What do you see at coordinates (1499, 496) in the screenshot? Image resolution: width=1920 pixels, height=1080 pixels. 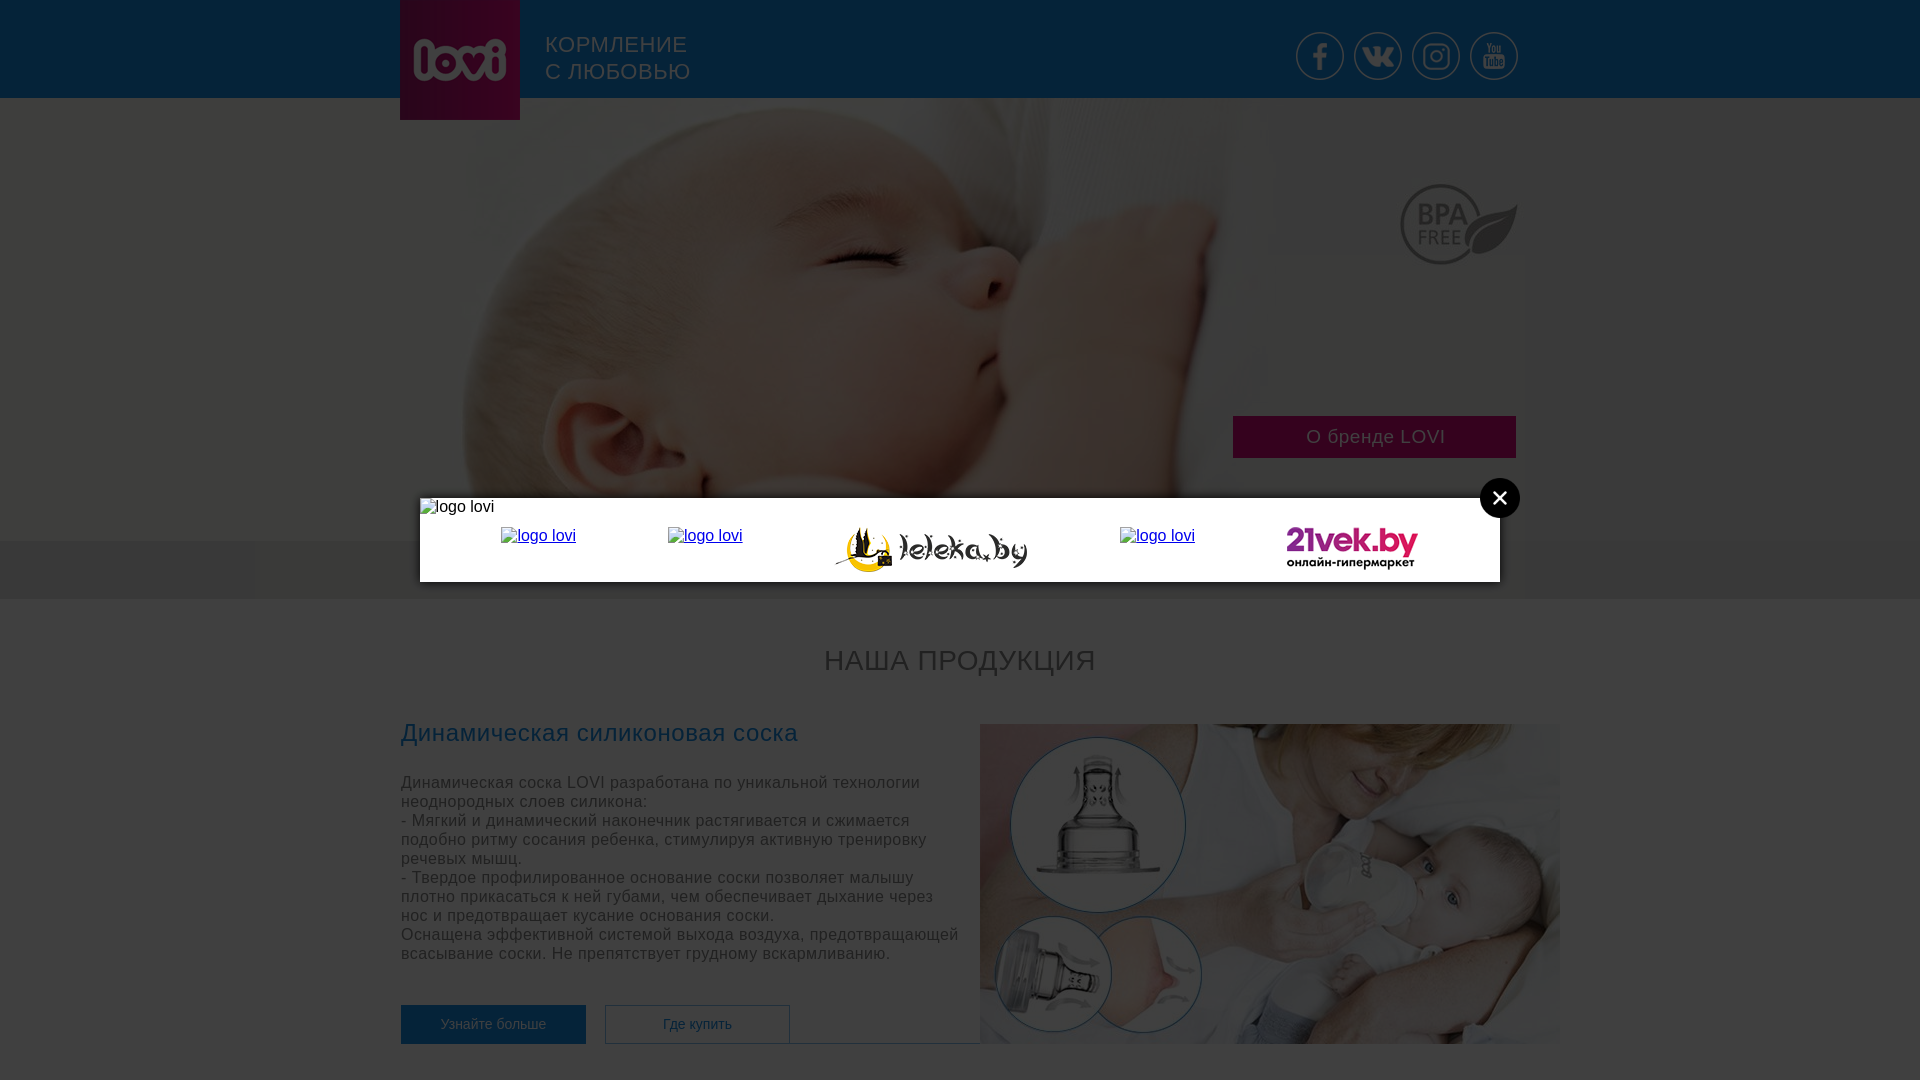 I see `'Close'` at bounding box center [1499, 496].